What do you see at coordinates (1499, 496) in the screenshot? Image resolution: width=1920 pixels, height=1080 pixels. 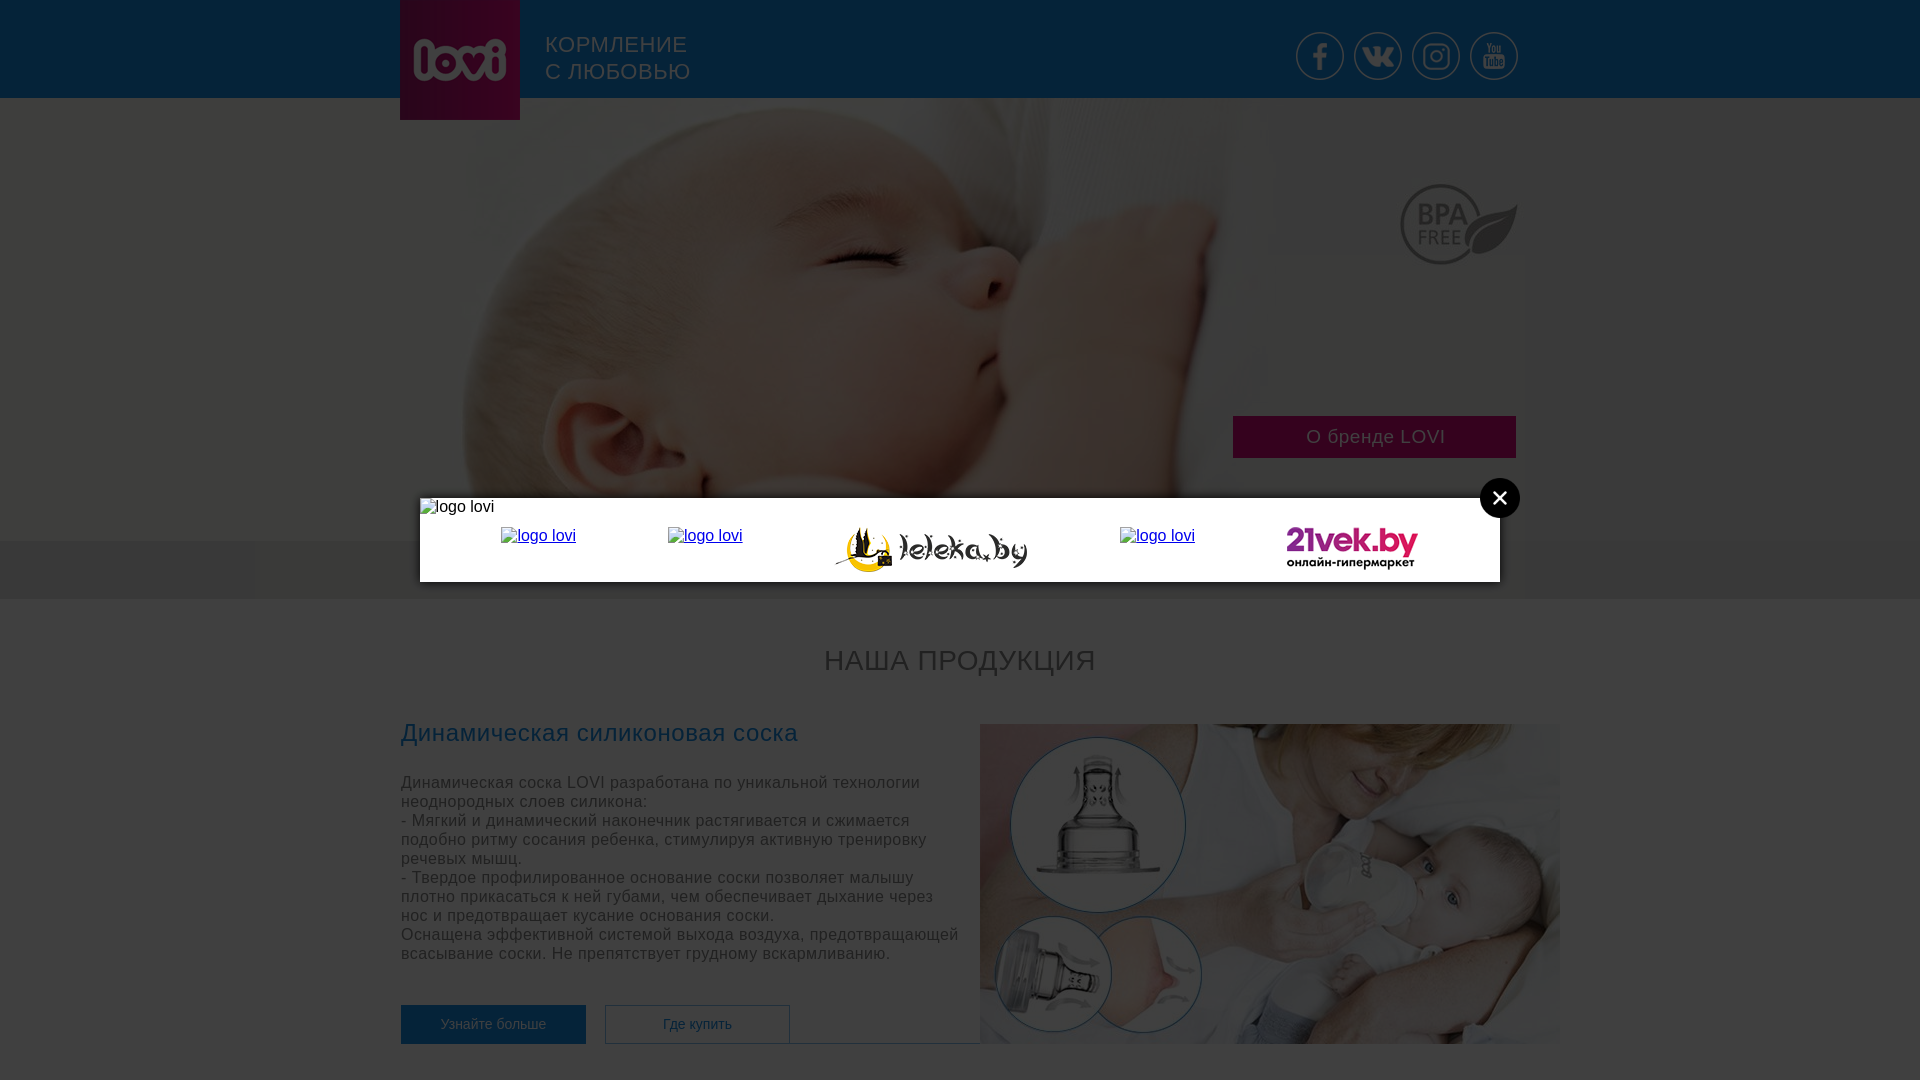 I see `'Close'` at bounding box center [1499, 496].